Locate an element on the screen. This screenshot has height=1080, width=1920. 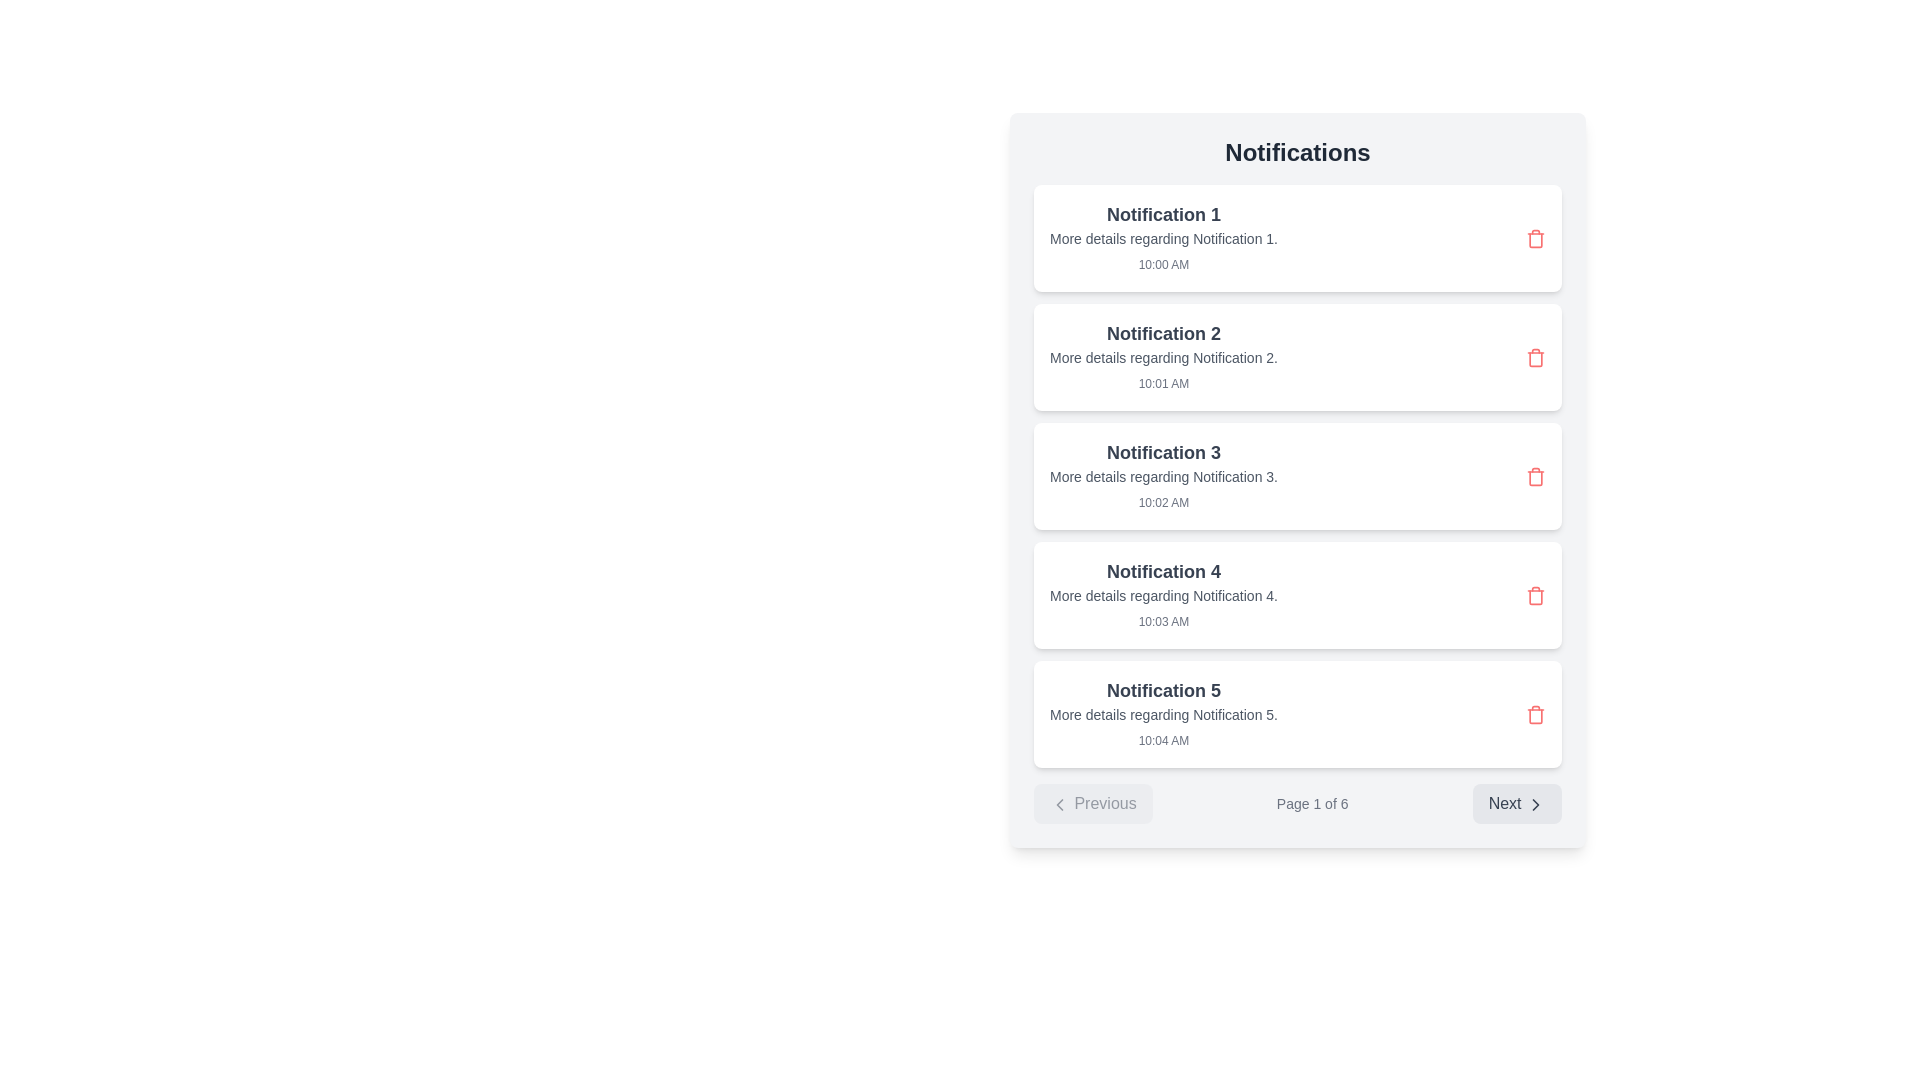
the first notification item in the notification panel is located at coordinates (1164, 237).